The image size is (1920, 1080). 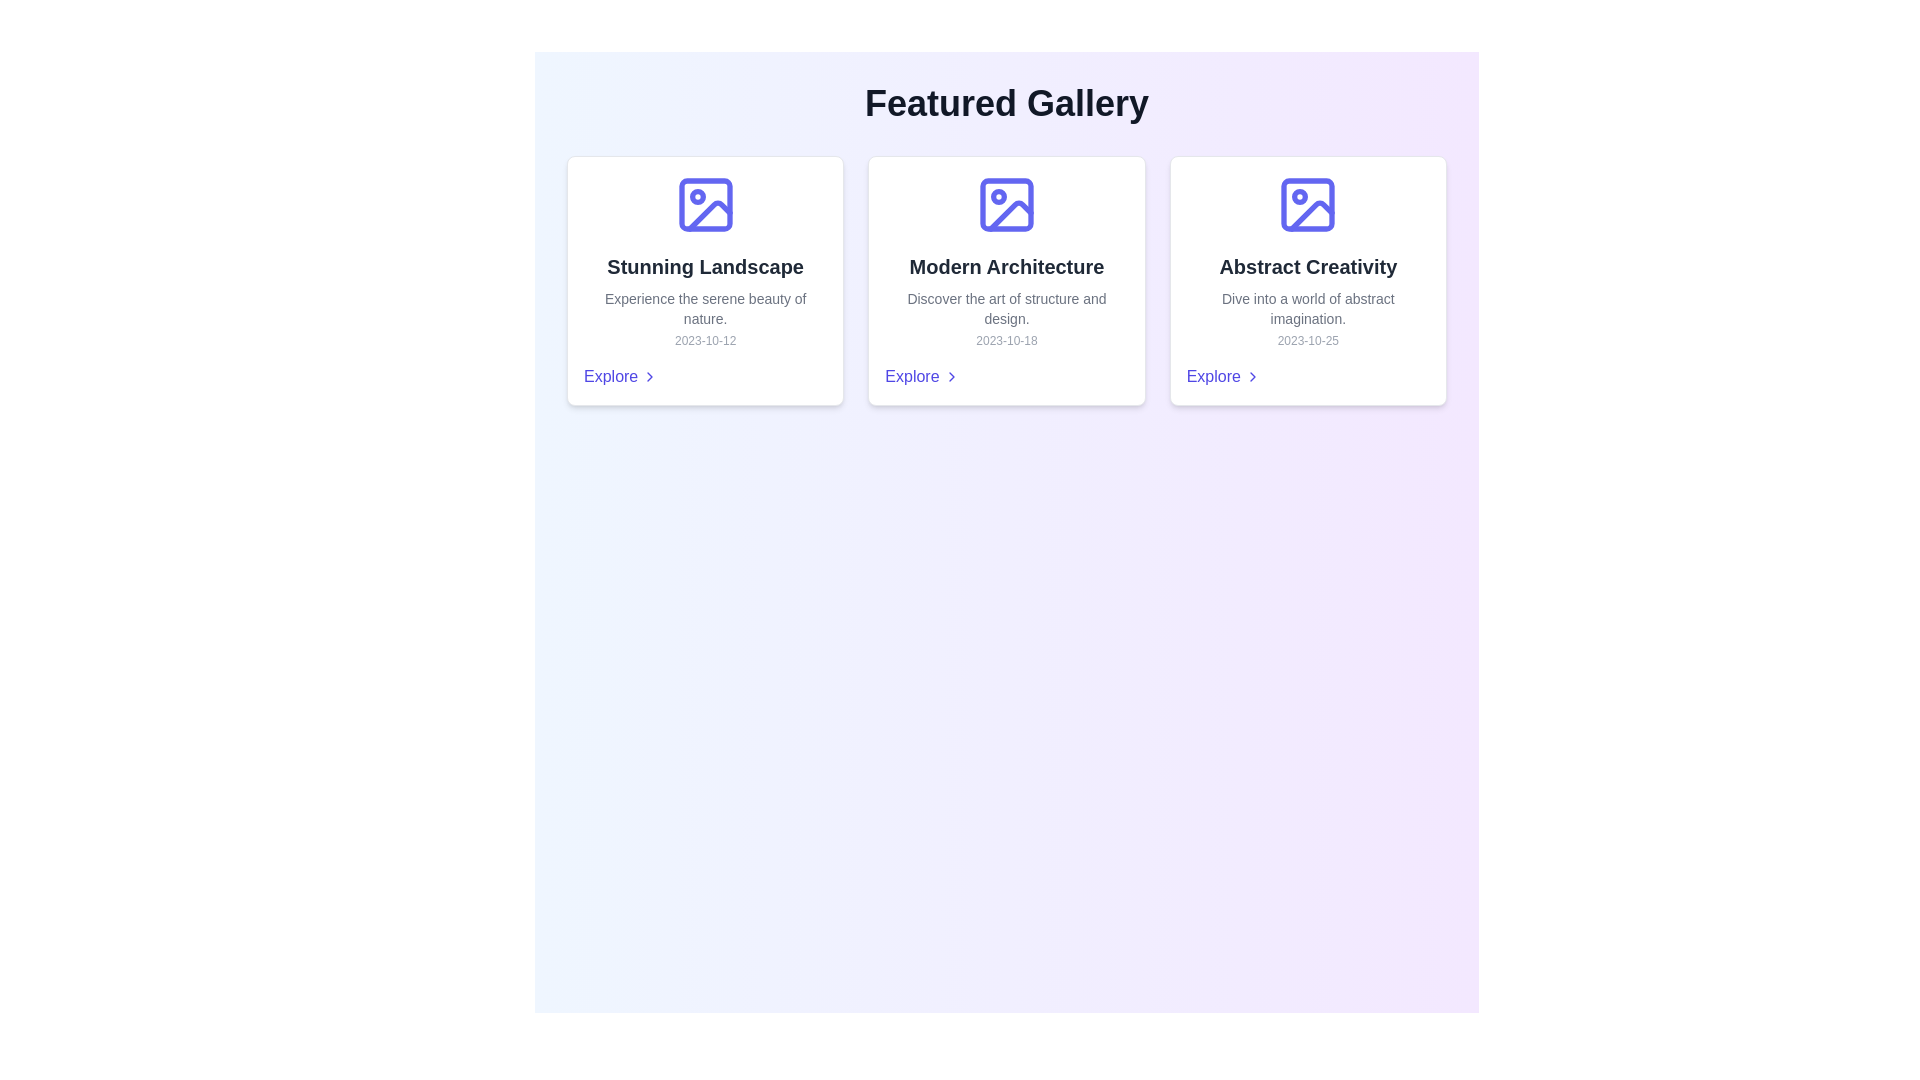 I want to click on the visual state of the next action icon located adjacent to the 'Explore' text in the leftmost card of the gallery, so click(x=650, y=377).